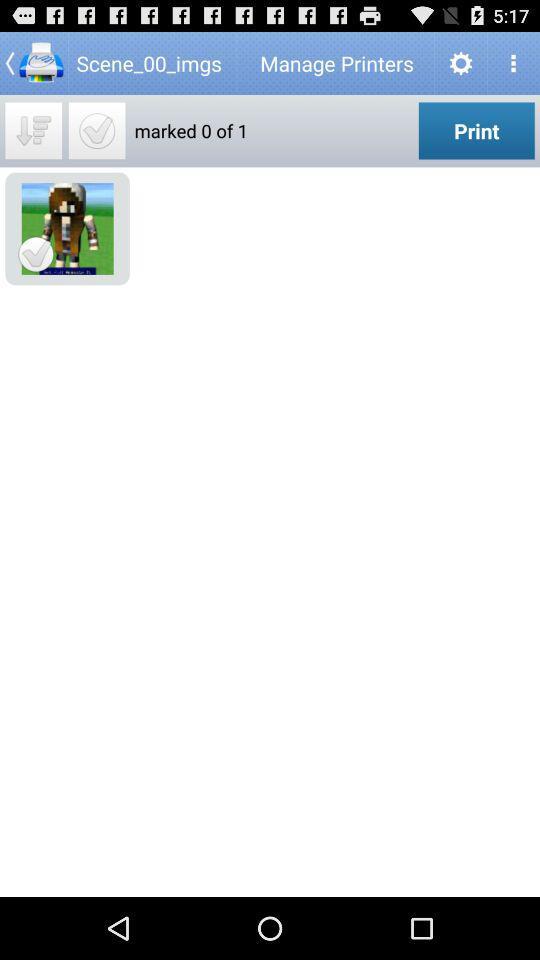 This screenshot has height=960, width=540. Describe the element at coordinates (96, 138) in the screenshot. I see `the check icon` at that location.